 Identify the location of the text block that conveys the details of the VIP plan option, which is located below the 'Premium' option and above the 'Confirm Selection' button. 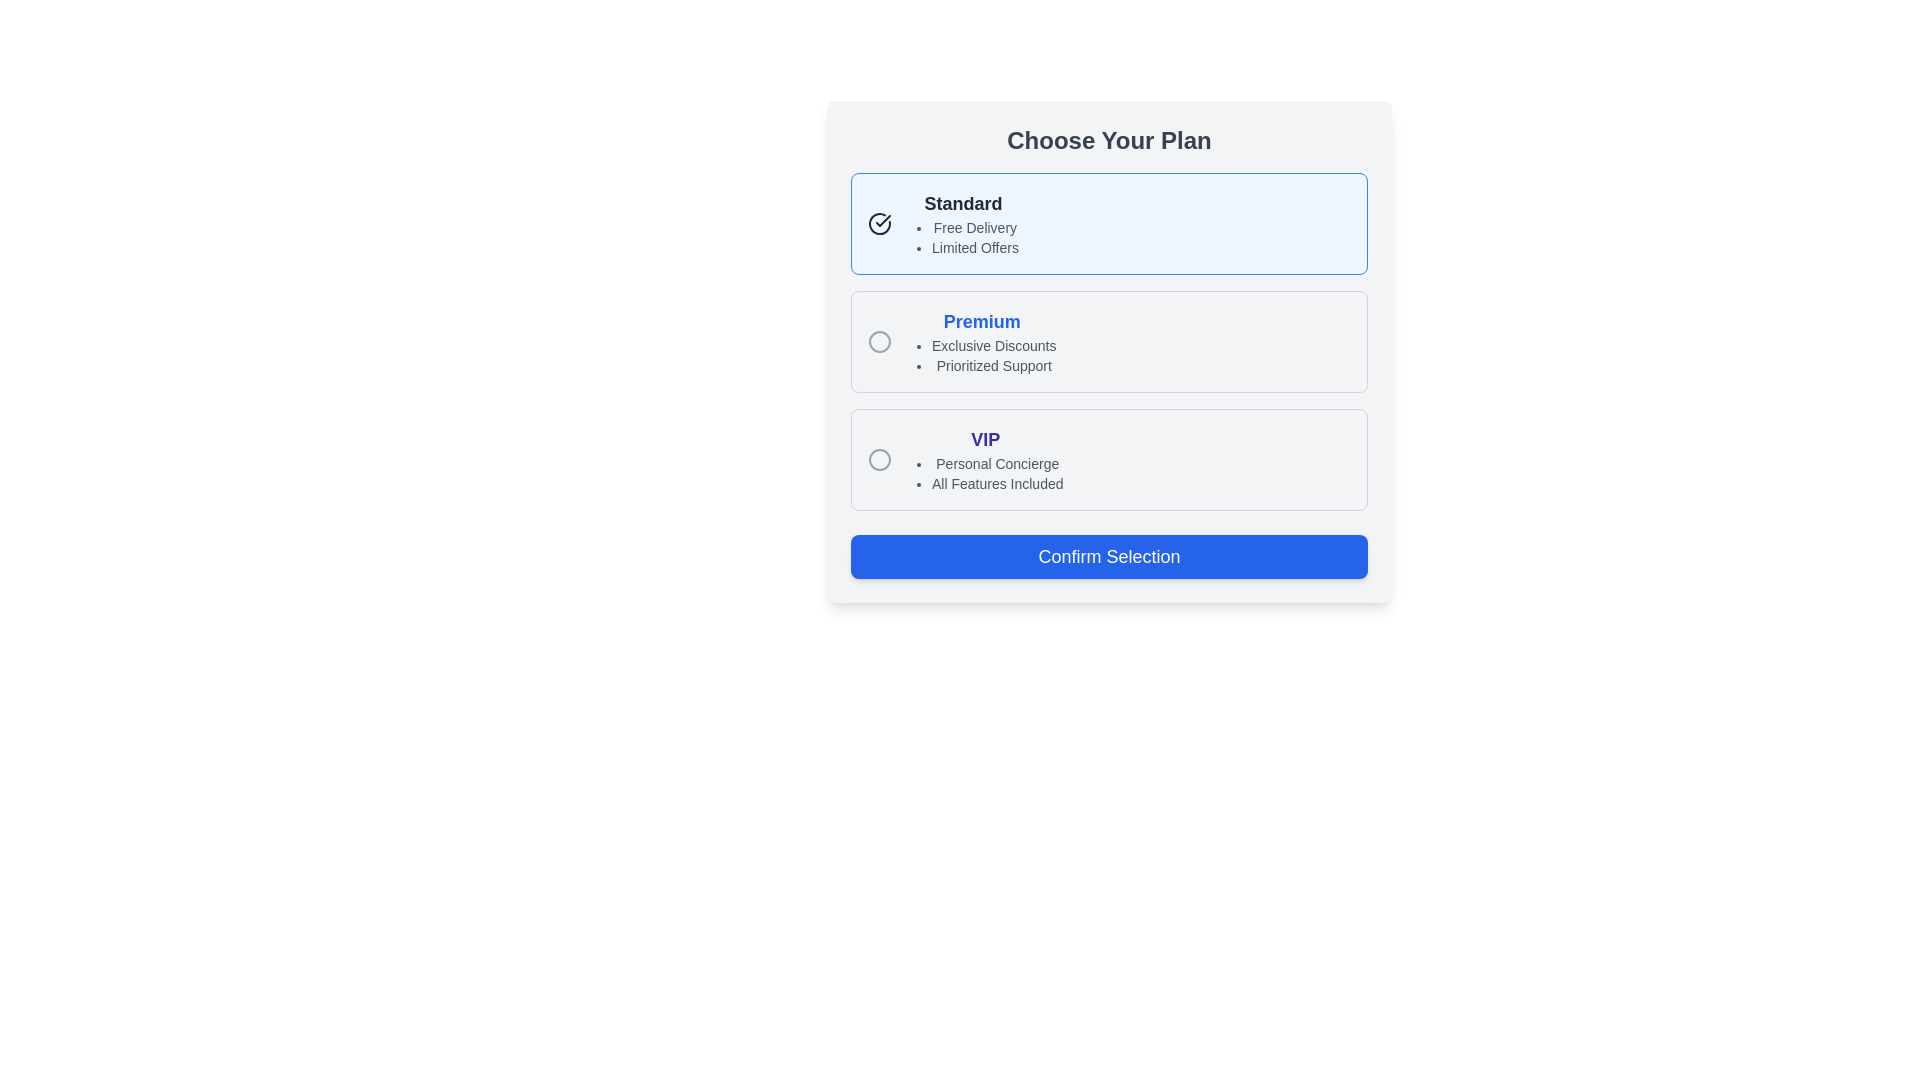
(985, 459).